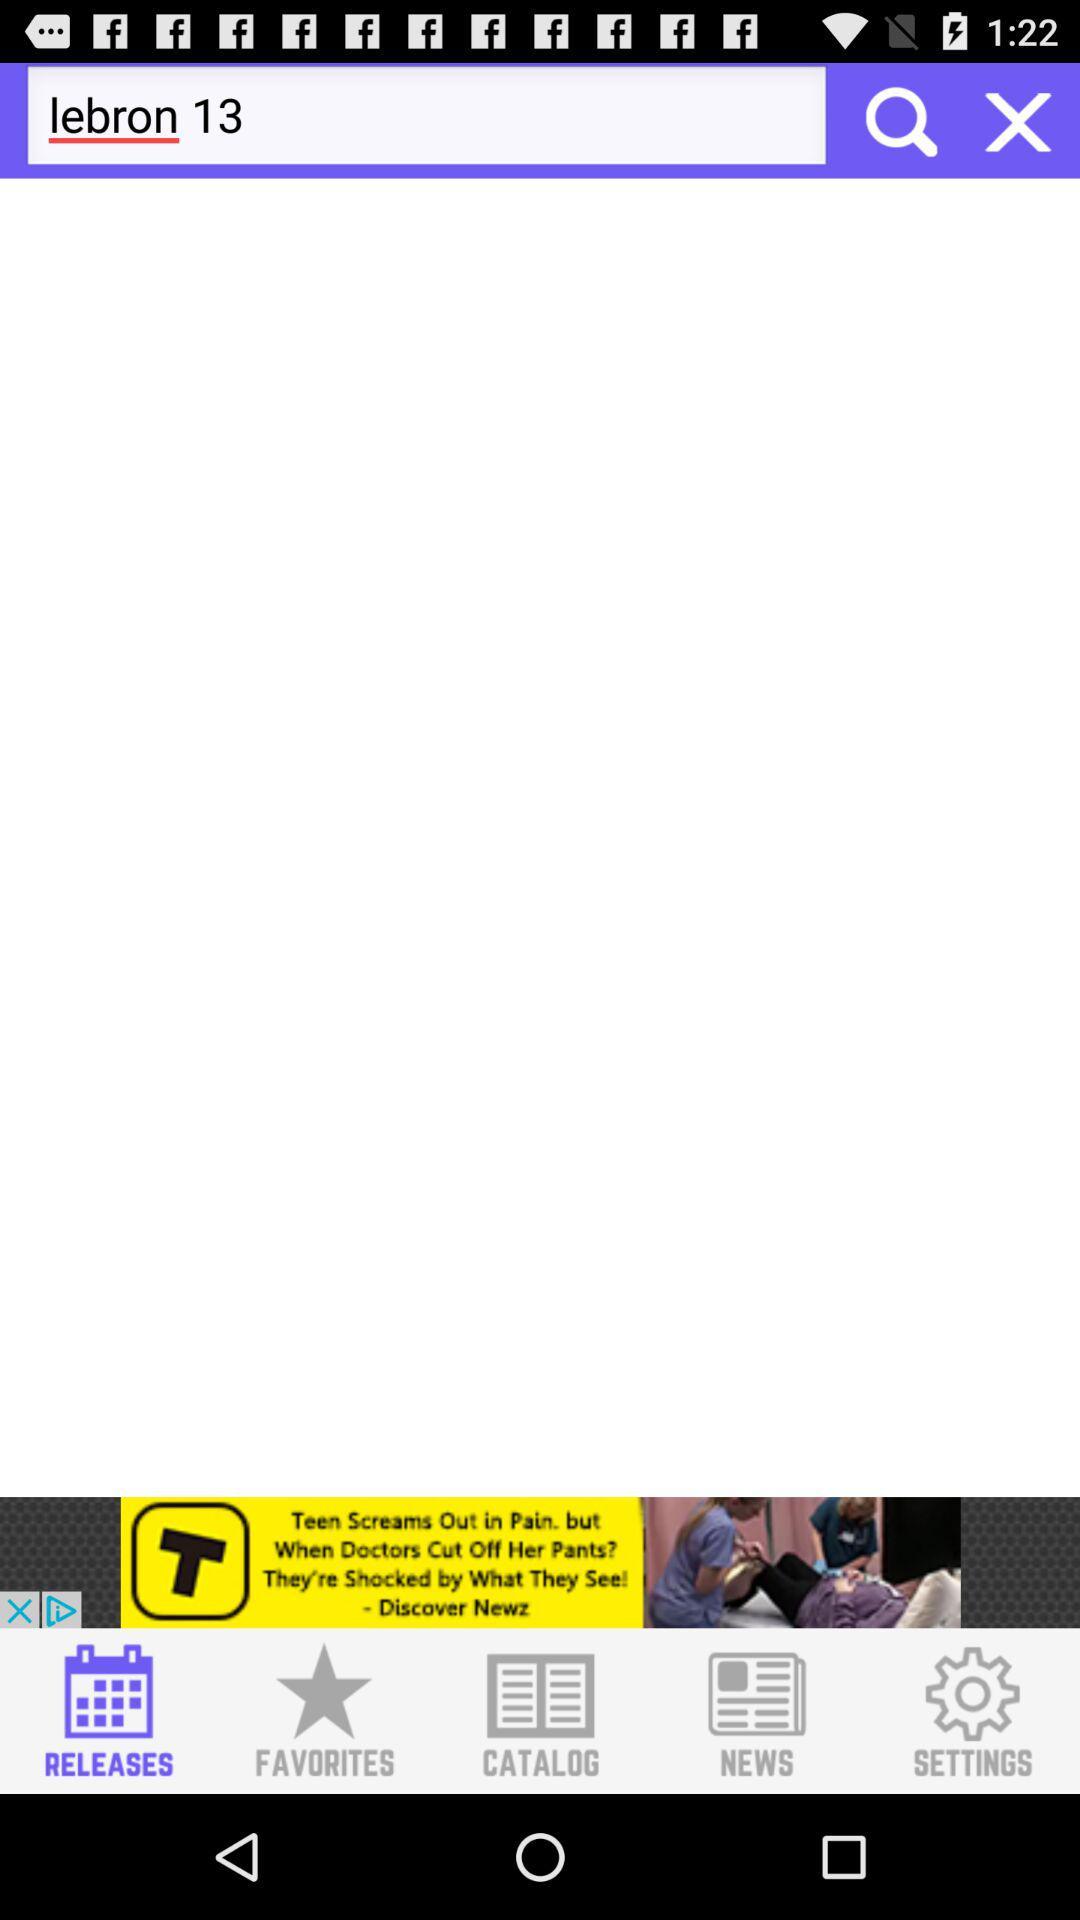 The width and height of the screenshot is (1080, 1920). I want to click on favorites screen, so click(323, 1710).